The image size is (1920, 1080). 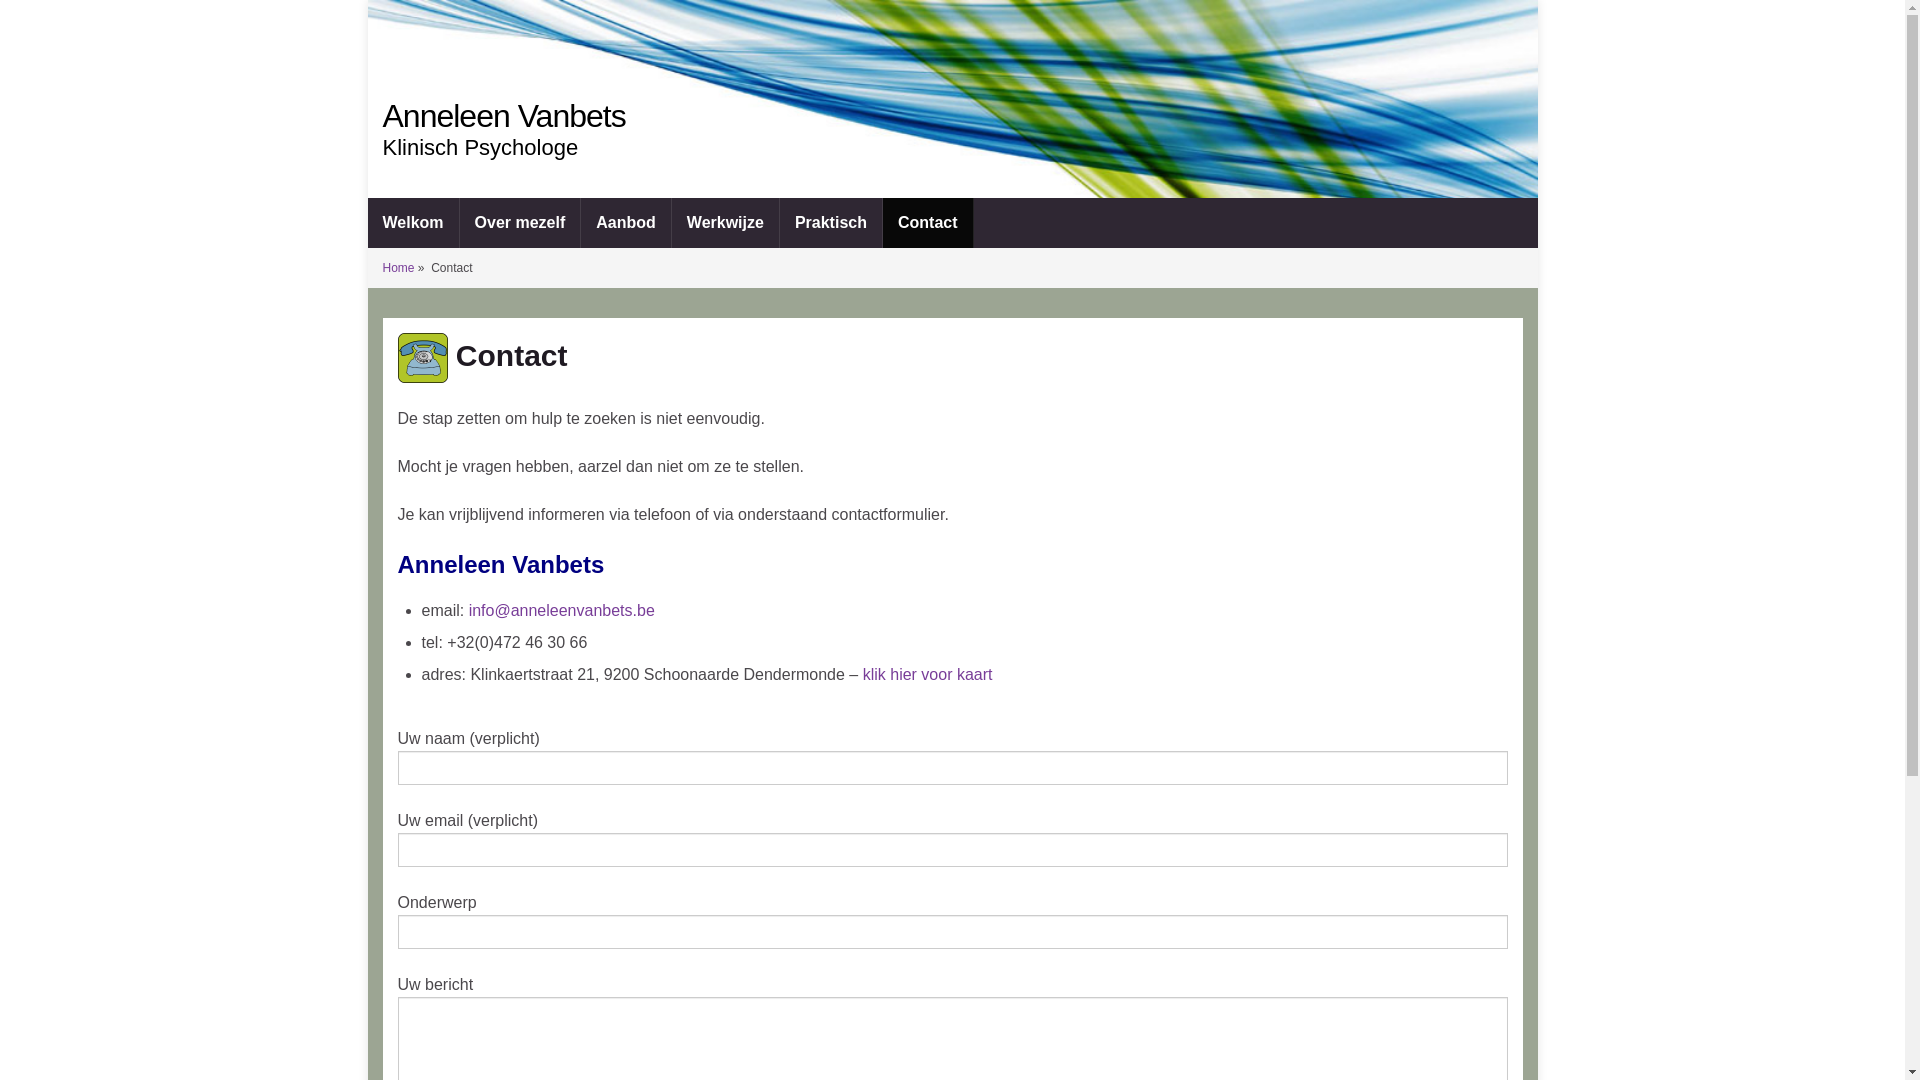 What do you see at coordinates (560, 609) in the screenshot?
I see `'info@anneleenvanbets.be'` at bounding box center [560, 609].